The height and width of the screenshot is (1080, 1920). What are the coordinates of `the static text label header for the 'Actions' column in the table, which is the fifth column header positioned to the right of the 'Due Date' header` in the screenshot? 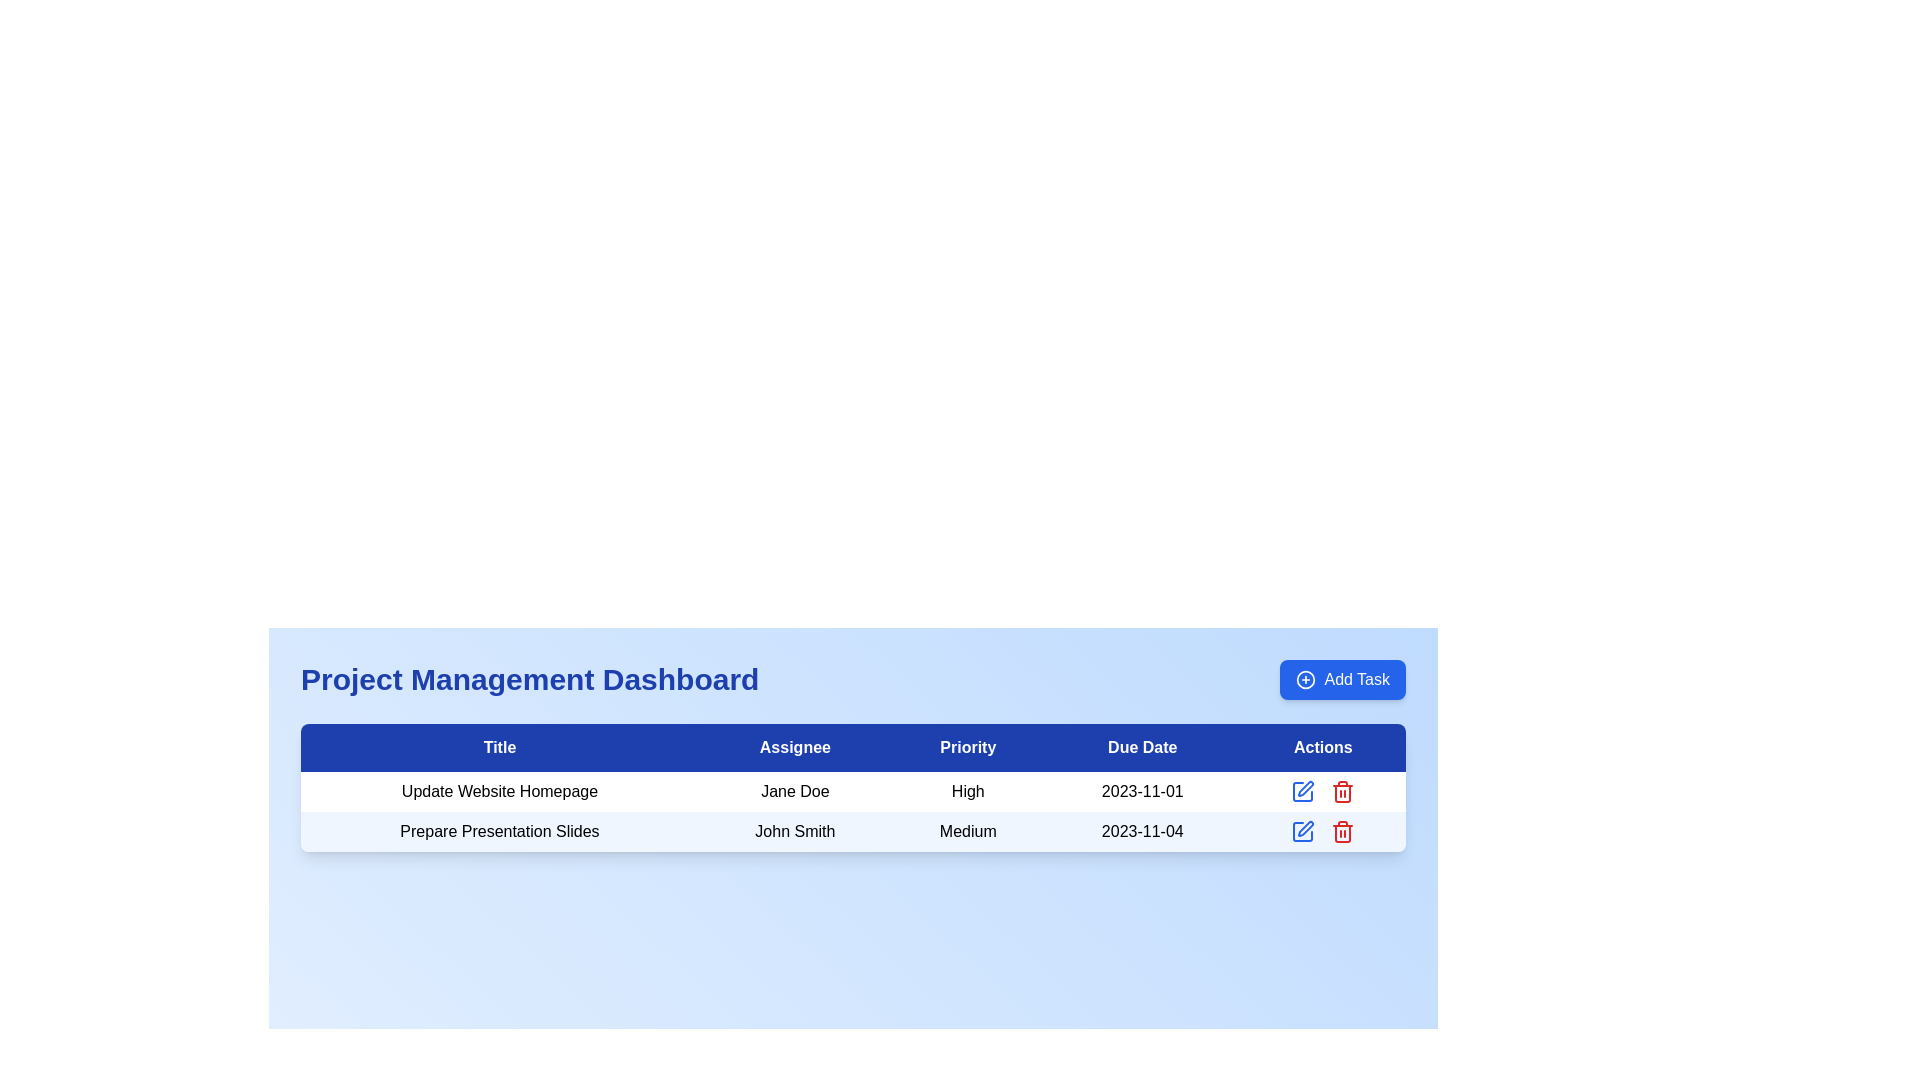 It's located at (1323, 748).